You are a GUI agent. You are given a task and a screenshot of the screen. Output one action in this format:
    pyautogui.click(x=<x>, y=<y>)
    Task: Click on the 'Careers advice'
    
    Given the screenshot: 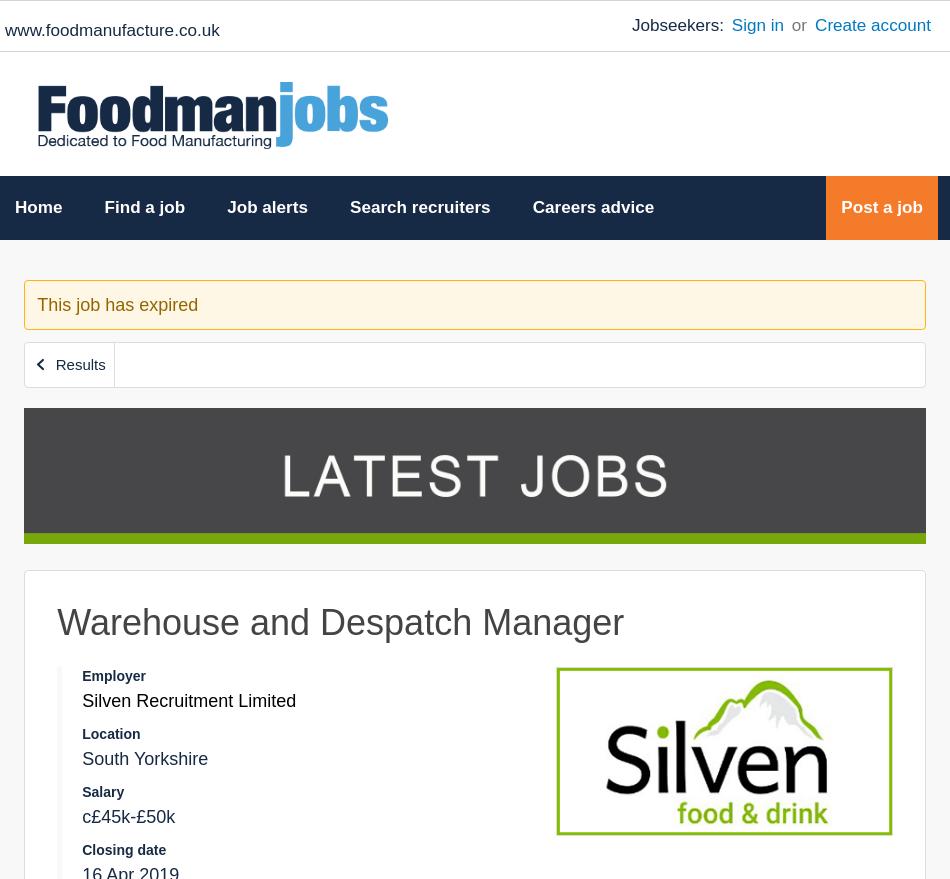 What is the action you would take?
    pyautogui.click(x=592, y=207)
    